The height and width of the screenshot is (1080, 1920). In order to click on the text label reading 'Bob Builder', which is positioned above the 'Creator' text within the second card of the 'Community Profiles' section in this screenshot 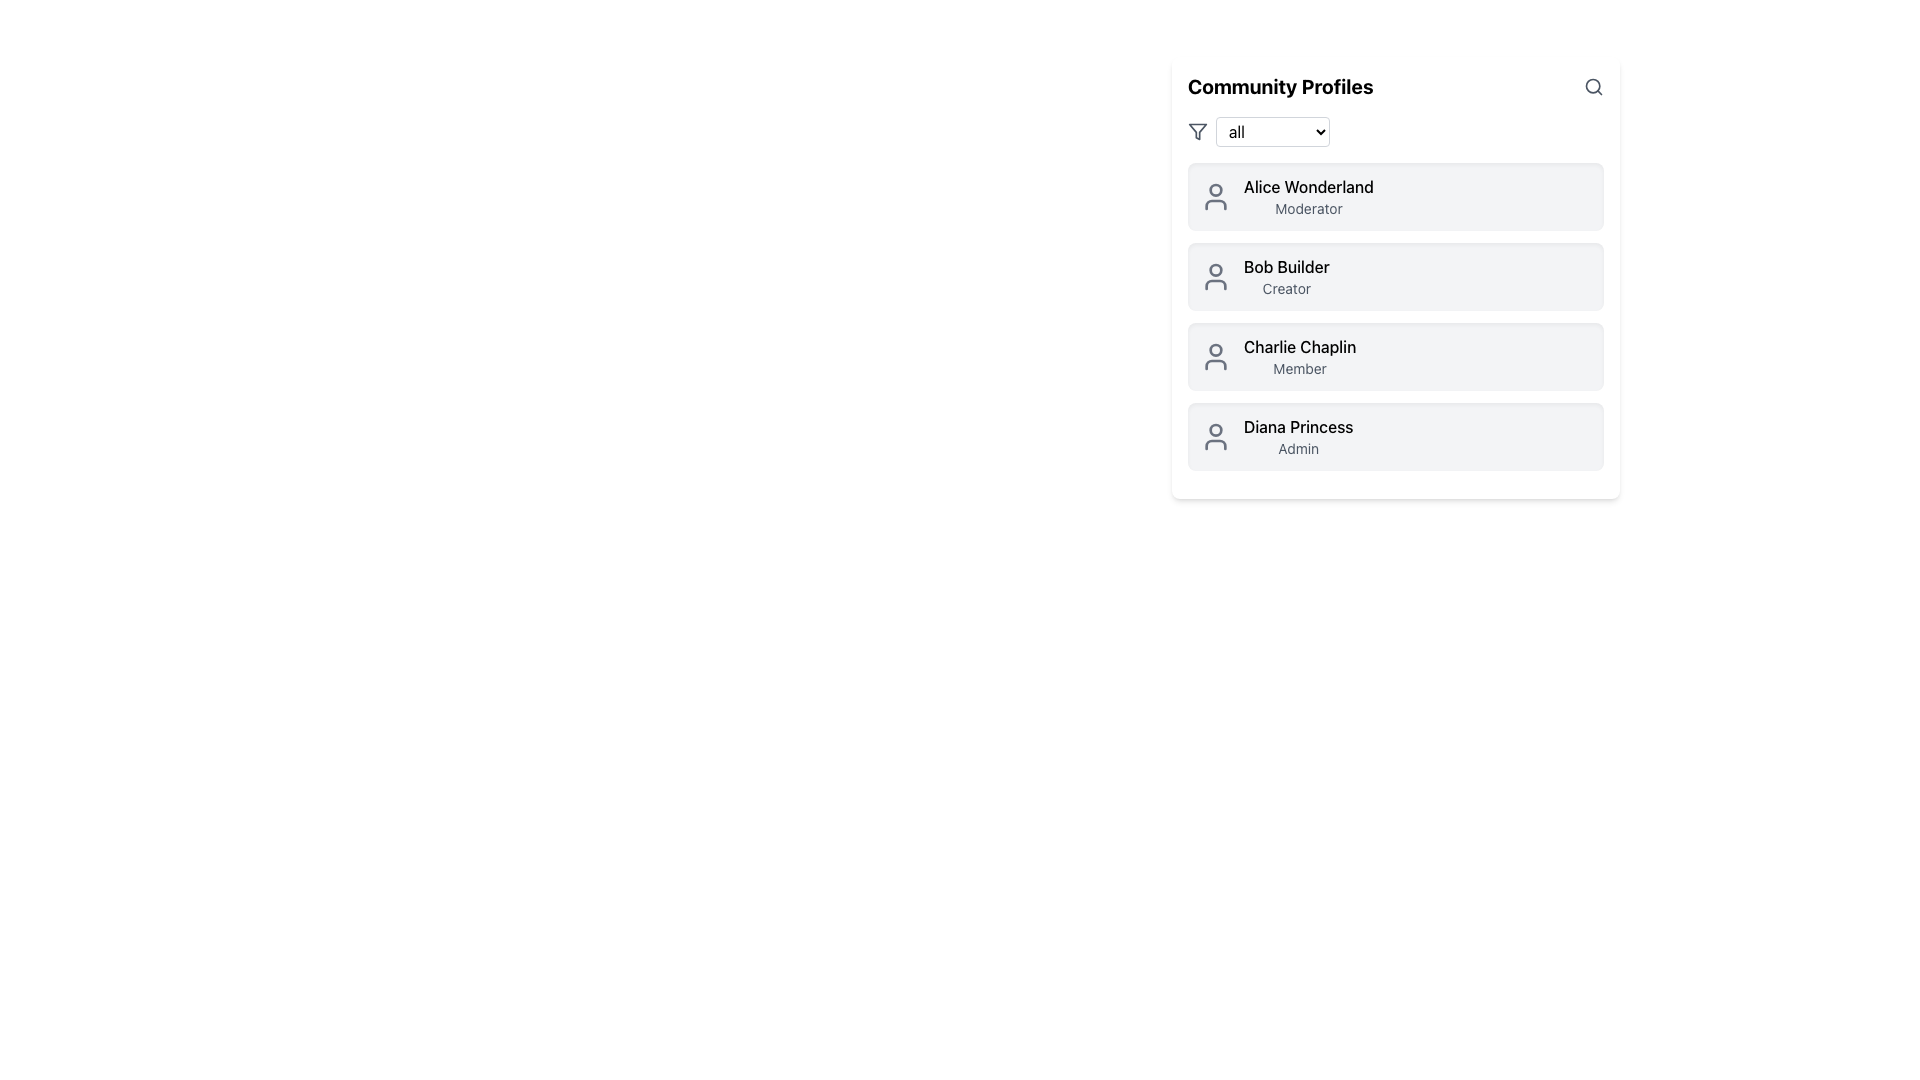, I will do `click(1286, 265)`.